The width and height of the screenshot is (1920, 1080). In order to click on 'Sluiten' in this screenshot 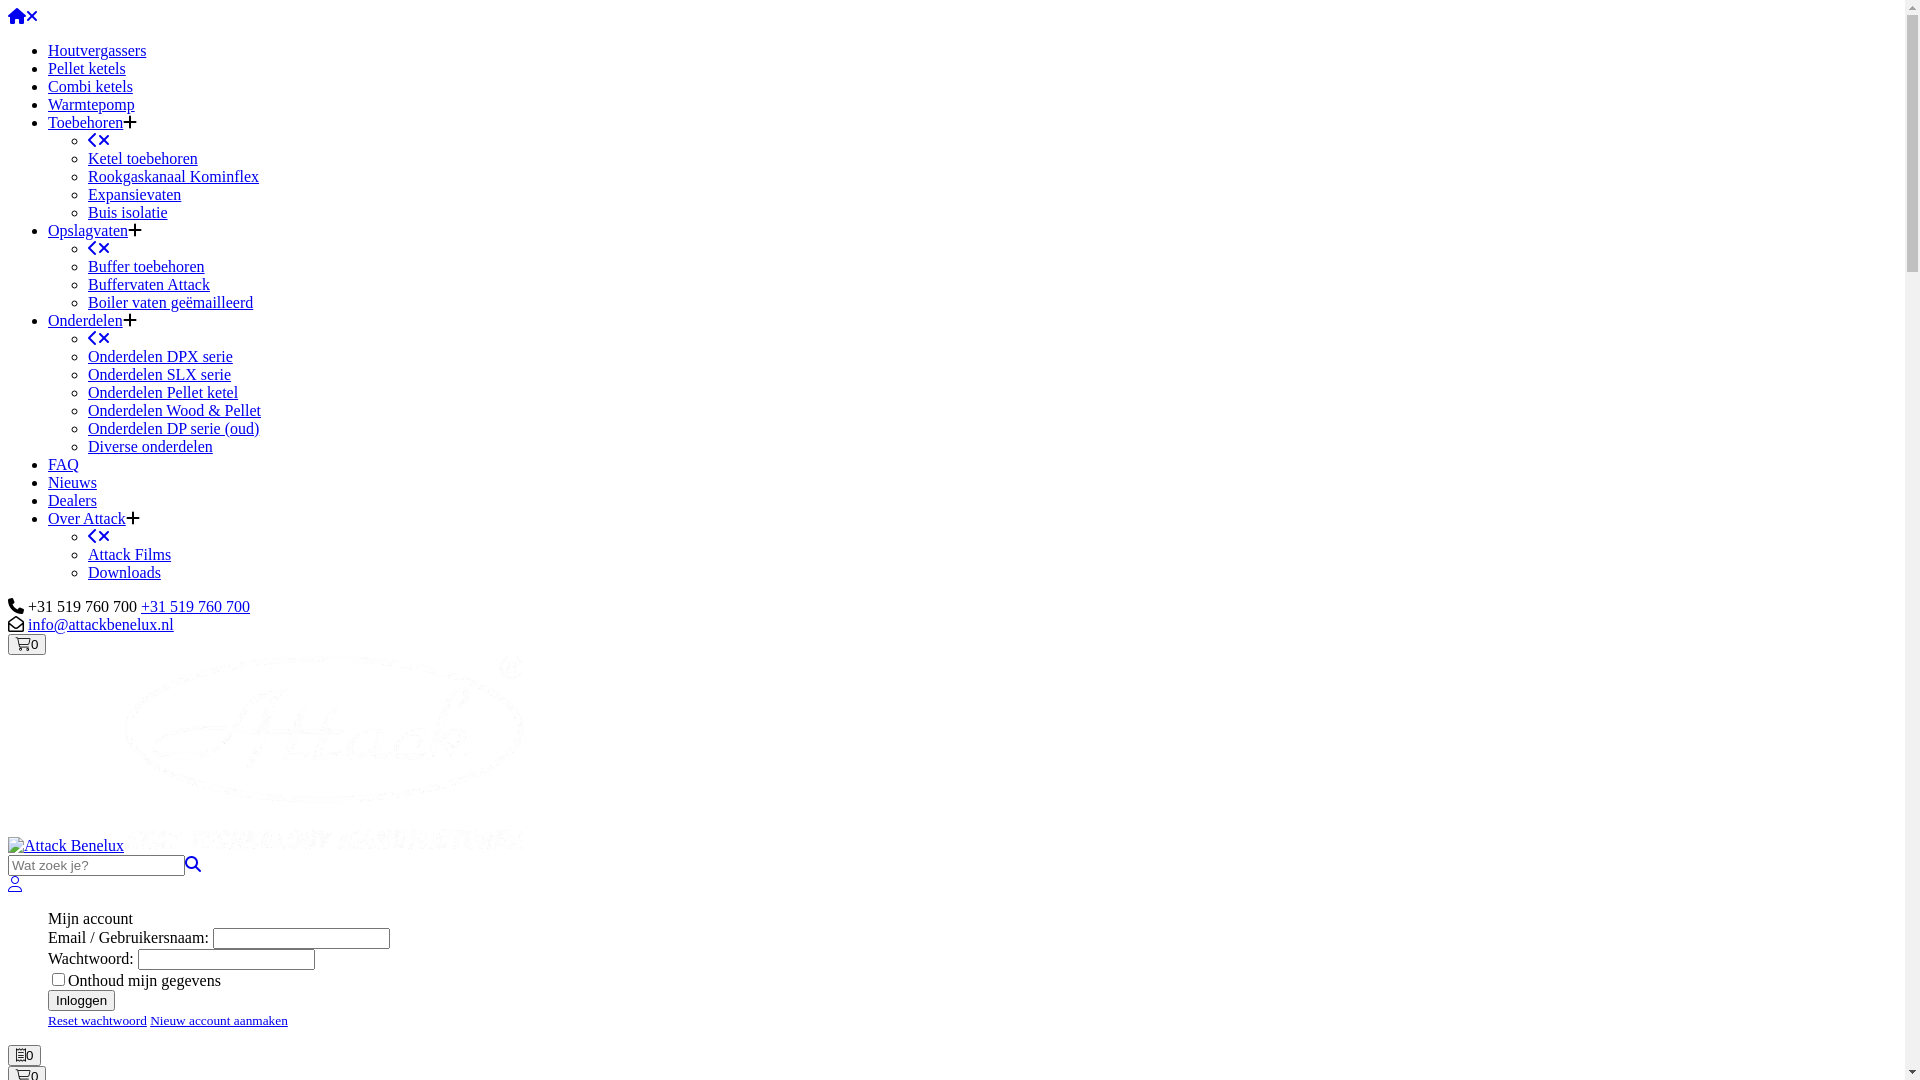, I will do `click(32, 16)`.